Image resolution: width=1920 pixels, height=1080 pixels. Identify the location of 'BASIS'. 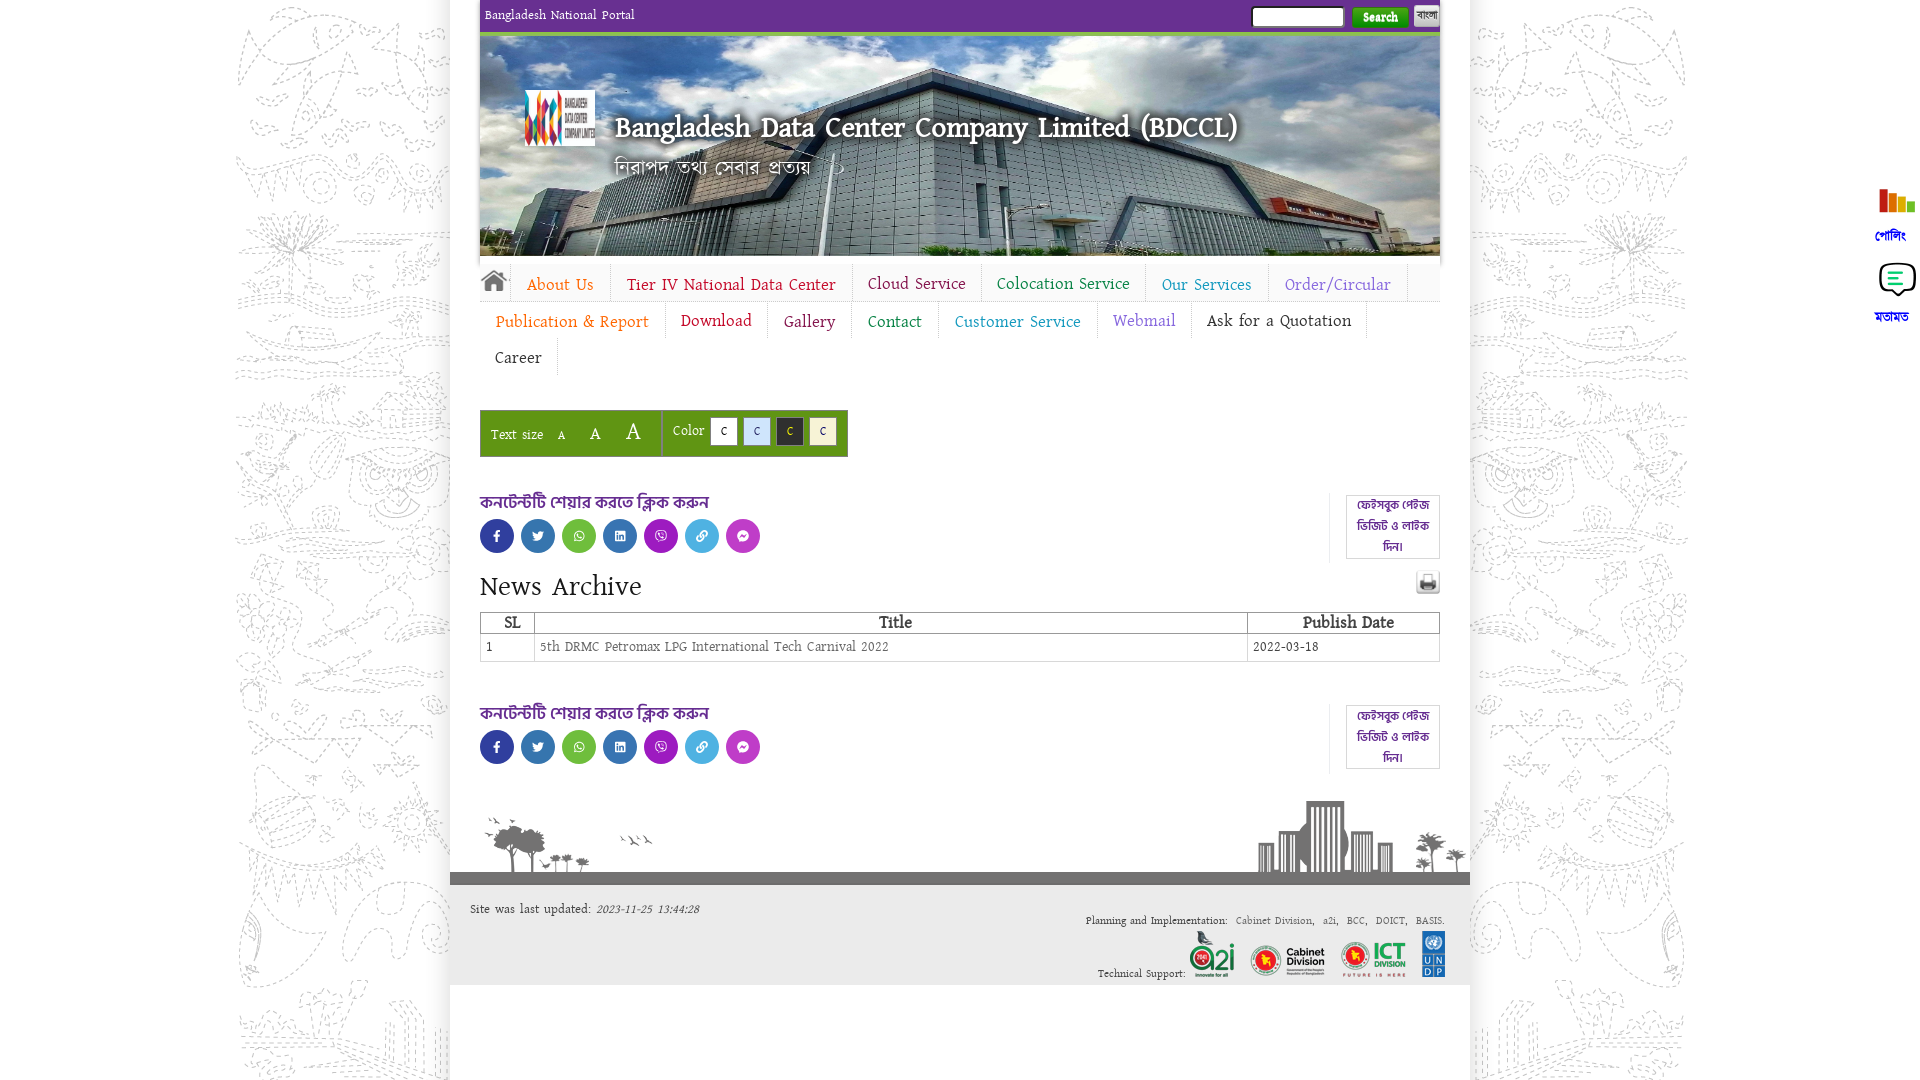
(1428, 920).